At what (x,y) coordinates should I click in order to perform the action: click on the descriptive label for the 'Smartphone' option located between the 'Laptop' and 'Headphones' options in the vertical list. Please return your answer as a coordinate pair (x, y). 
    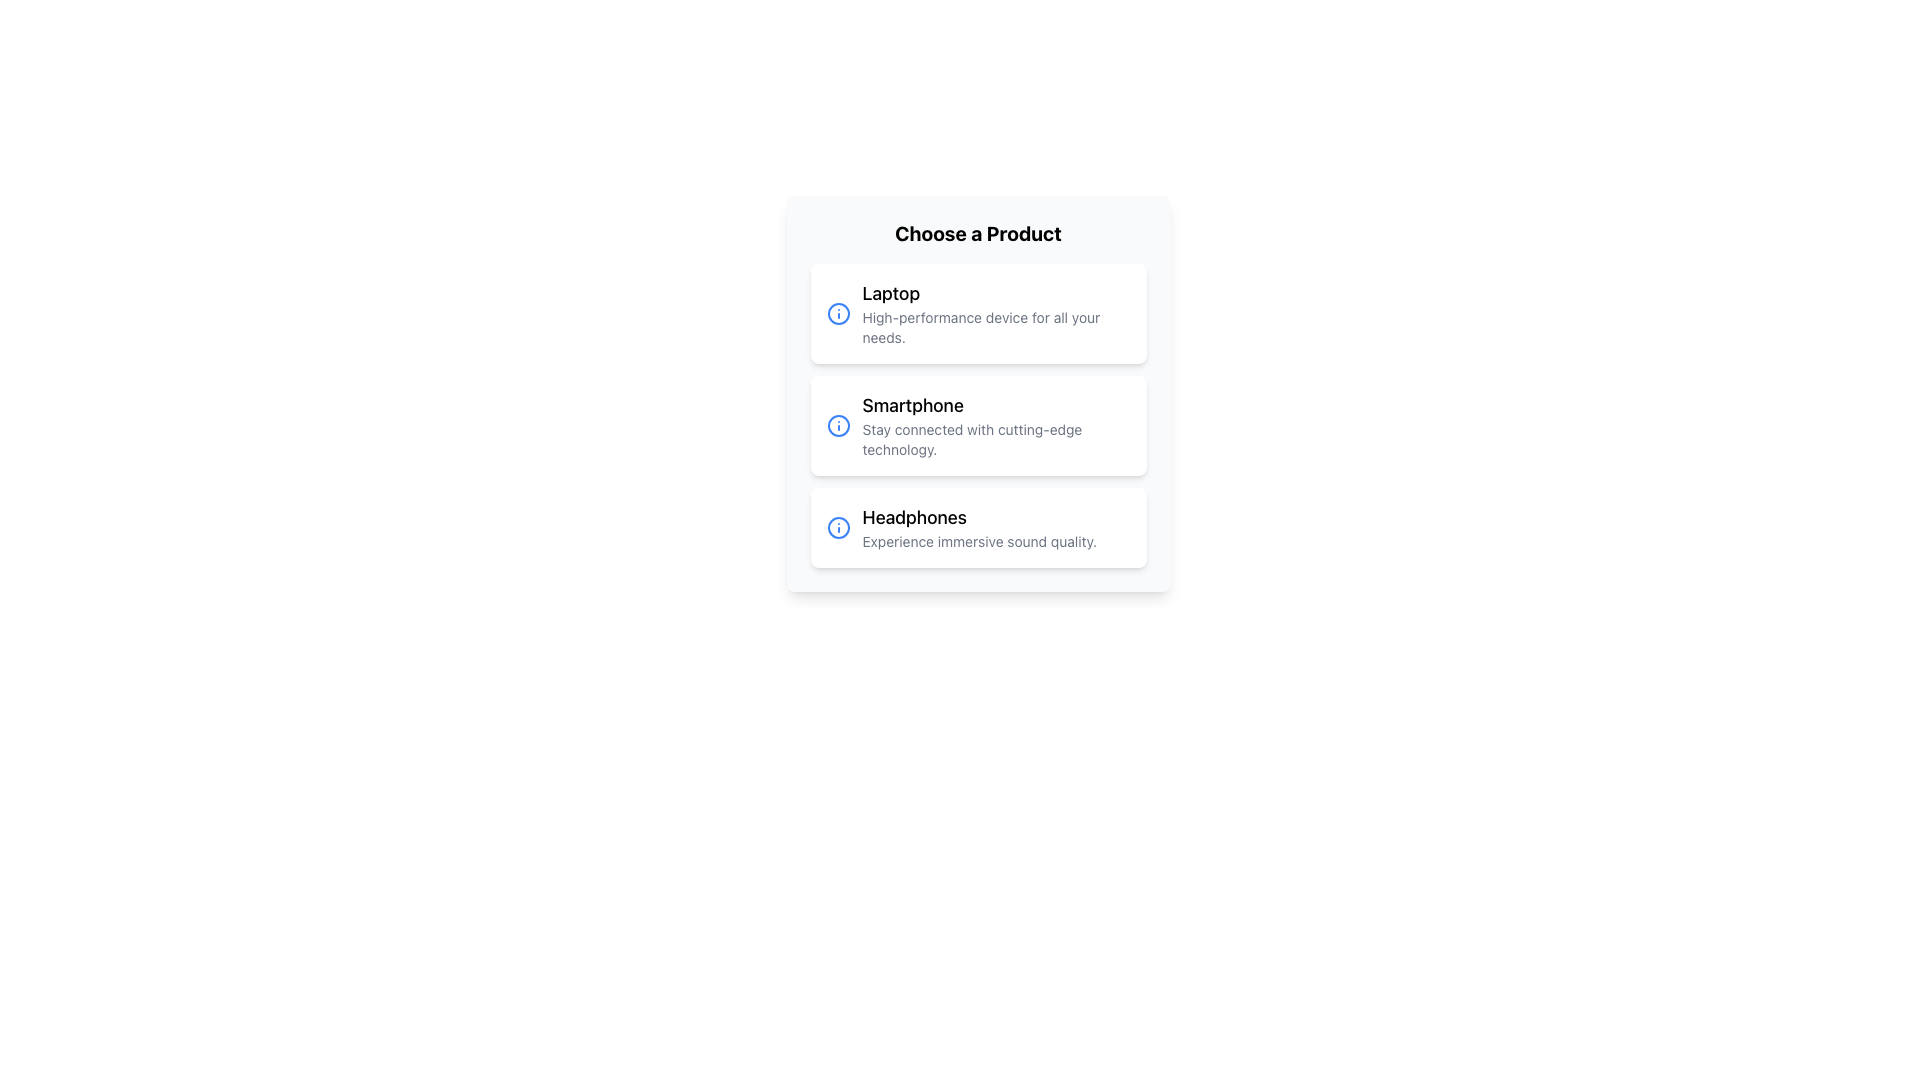
    Looking at the image, I should click on (996, 424).